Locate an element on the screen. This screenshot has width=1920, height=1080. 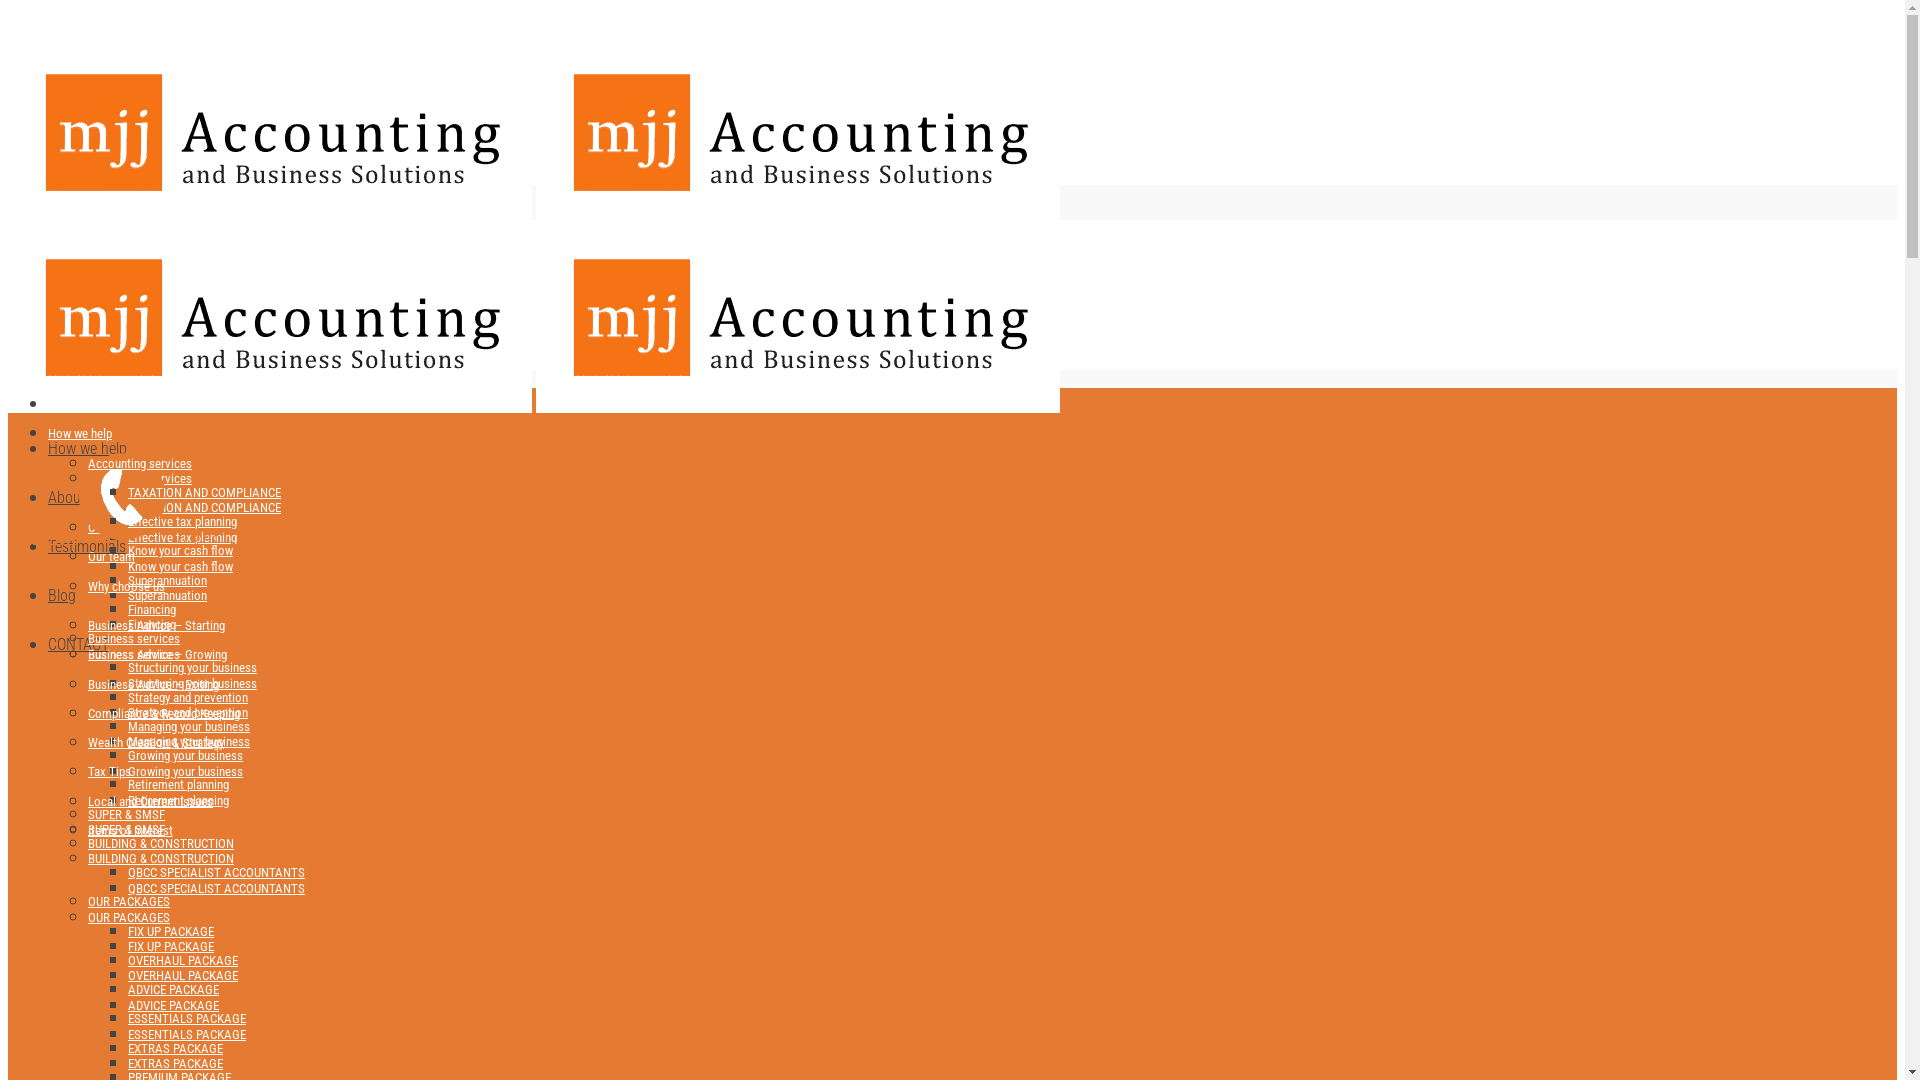
'HOME' is located at coordinates (48, 399).